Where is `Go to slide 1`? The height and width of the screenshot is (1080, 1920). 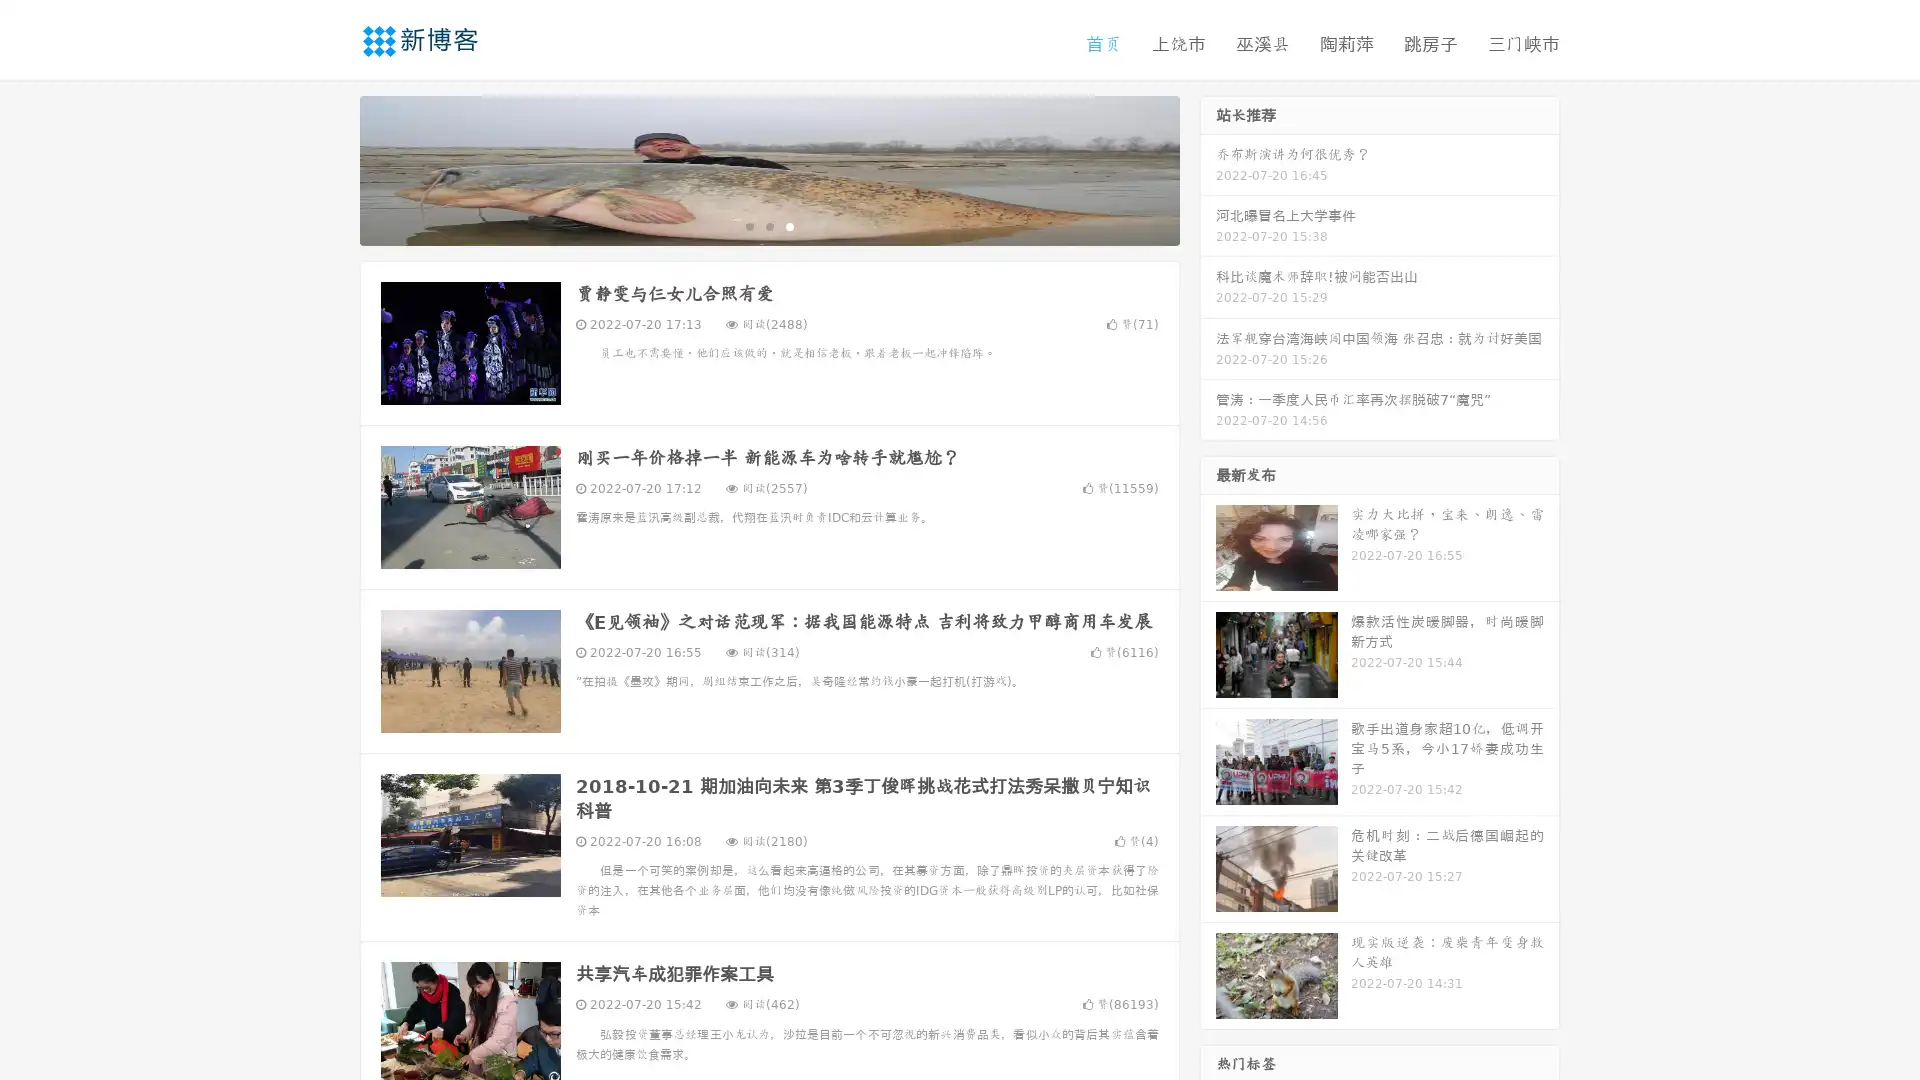
Go to slide 1 is located at coordinates (748, 225).